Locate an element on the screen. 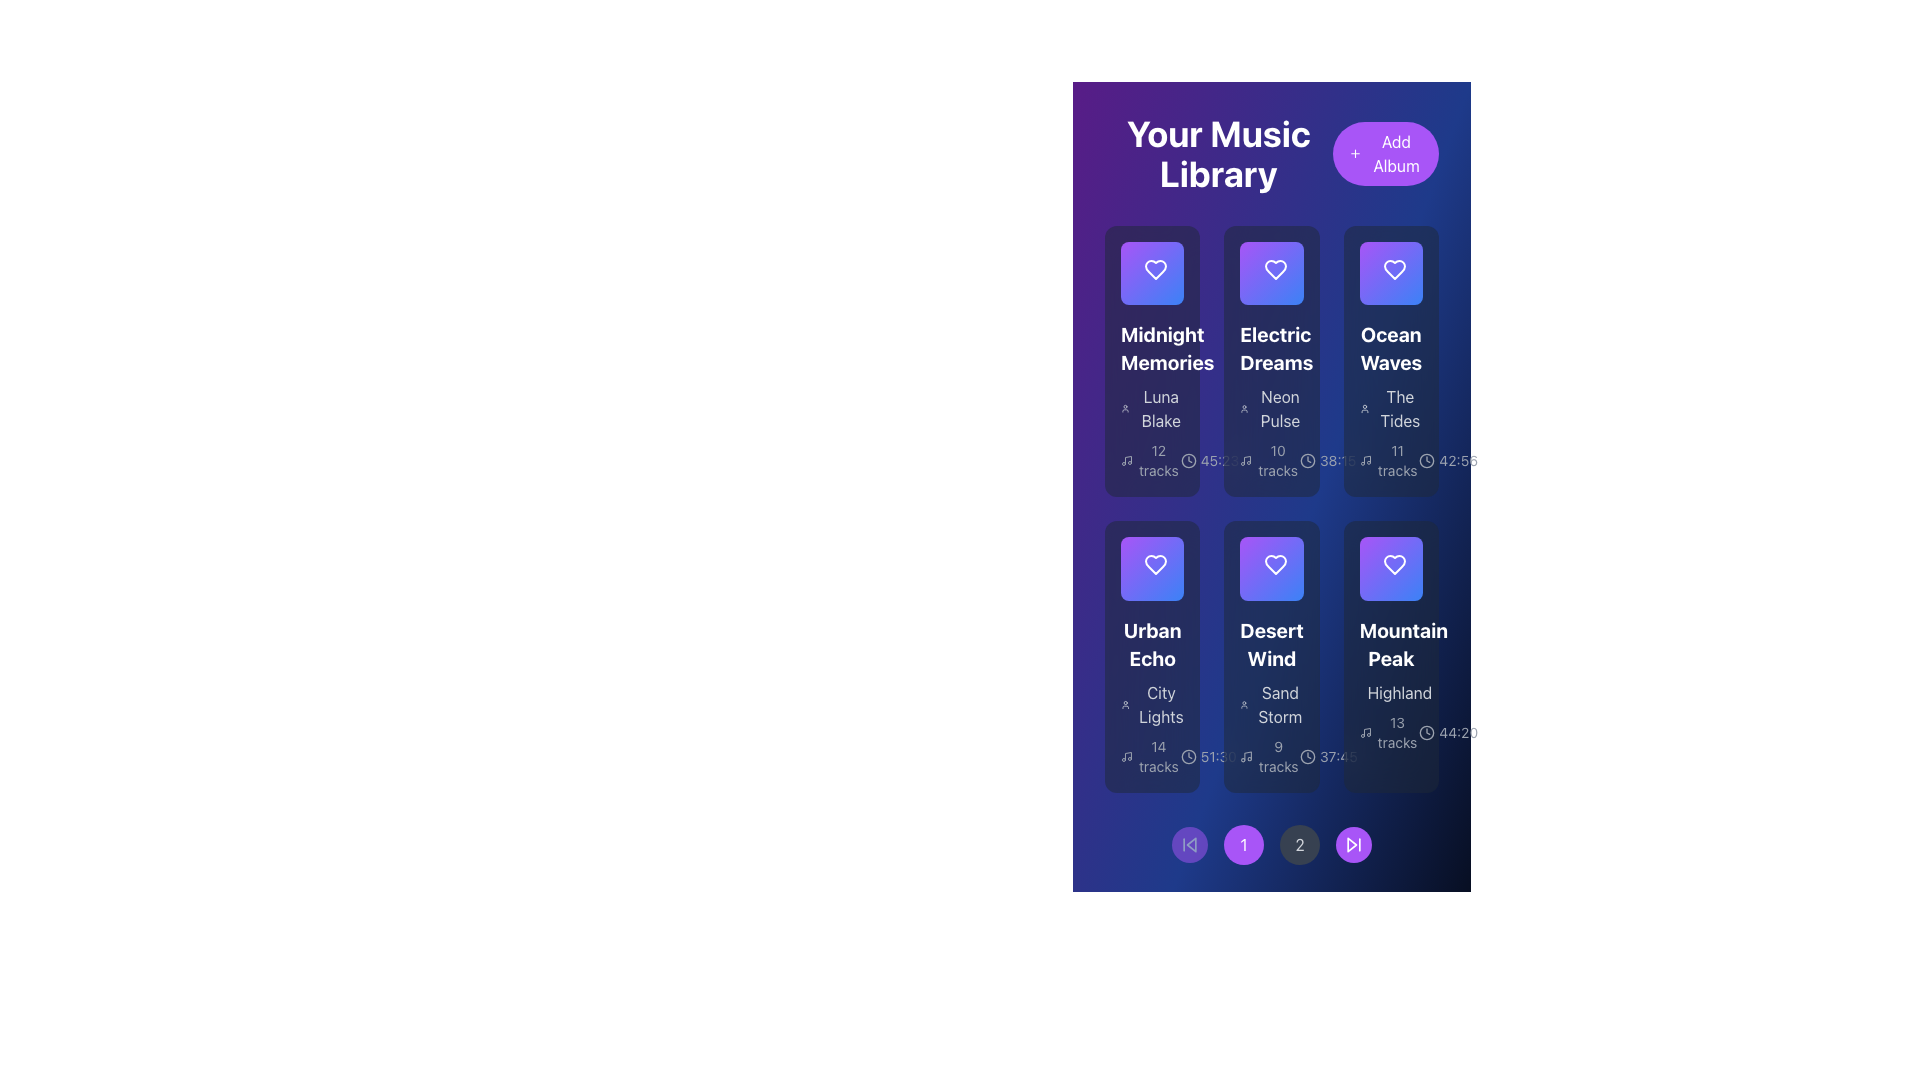 The height and width of the screenshot is (1080, 1920). the purple triangular play icon button within the white circular background, part of the 'Electric Dreams' music card, located in the second column of the top row in the grid layout is located at coordinates (1271, 273).